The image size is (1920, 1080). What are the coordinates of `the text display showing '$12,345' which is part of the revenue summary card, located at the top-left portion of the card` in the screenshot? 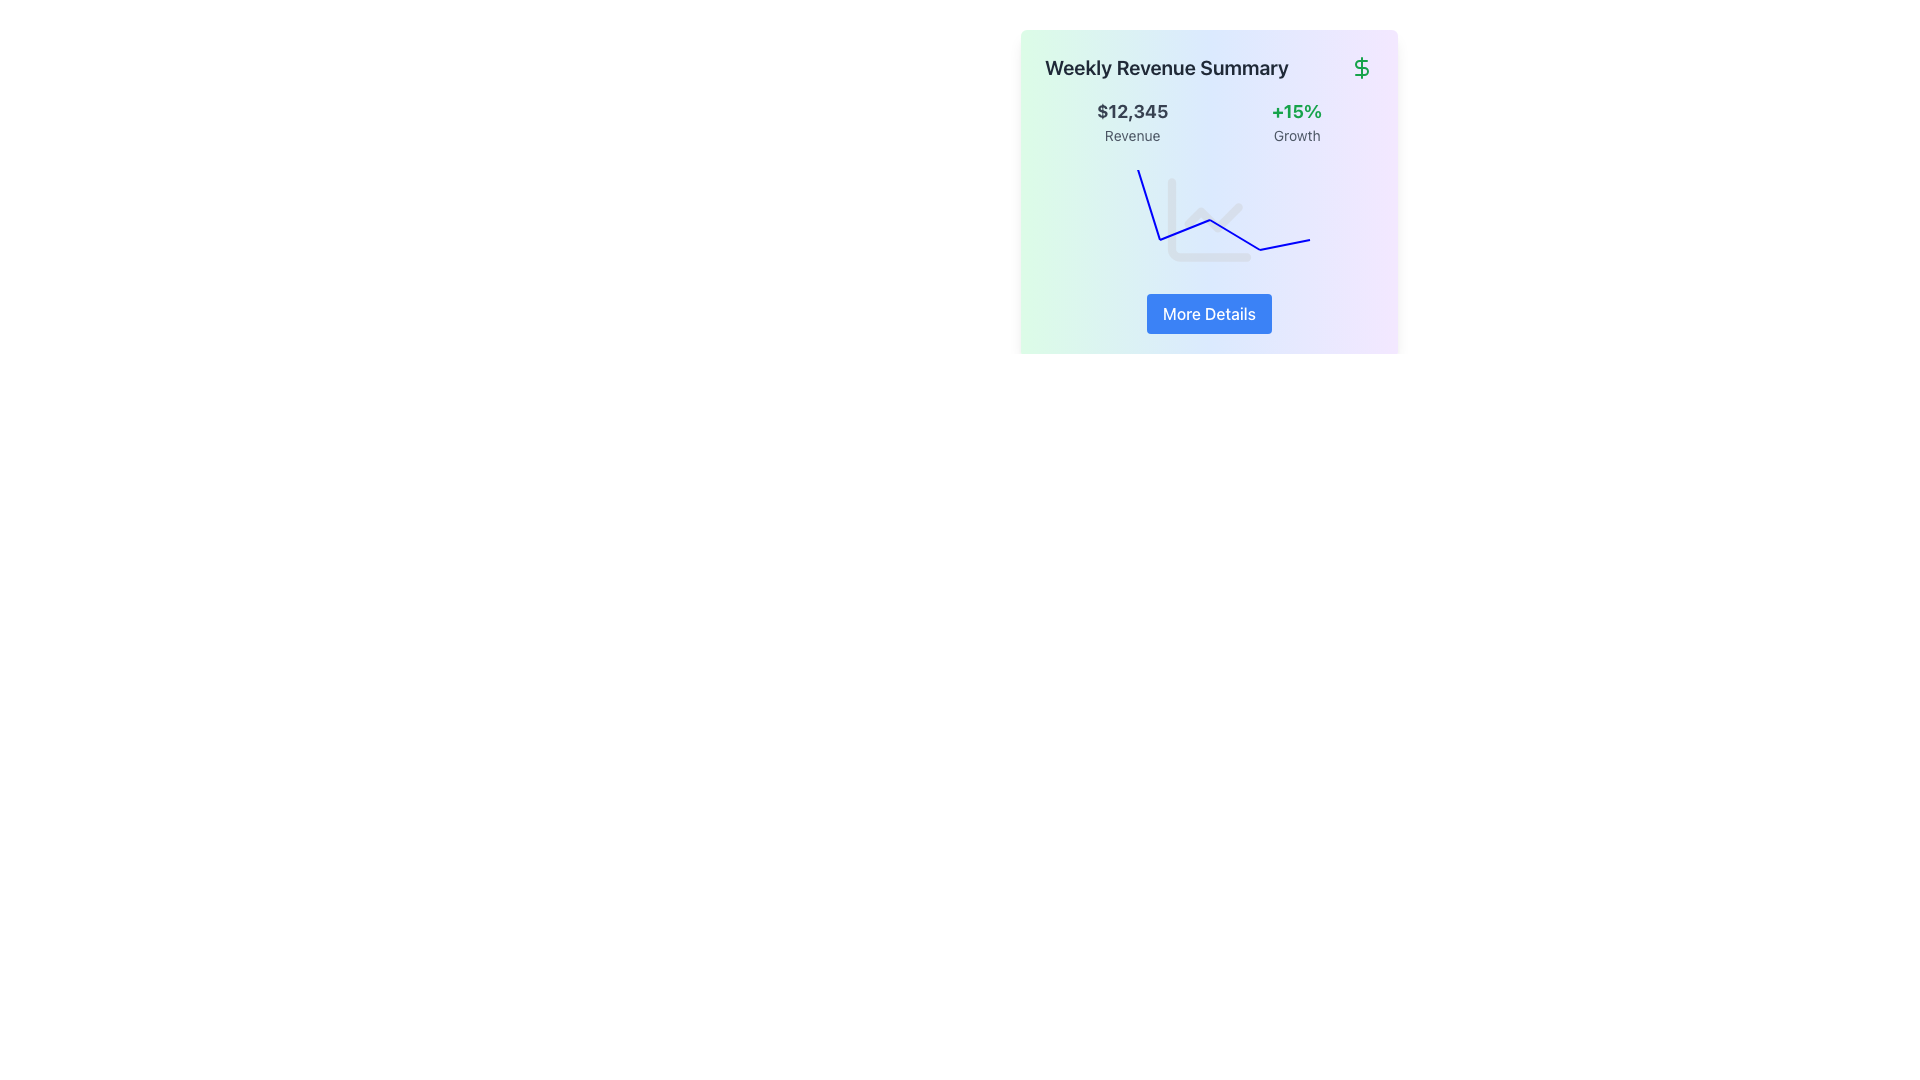 It's located at (1132, 122).